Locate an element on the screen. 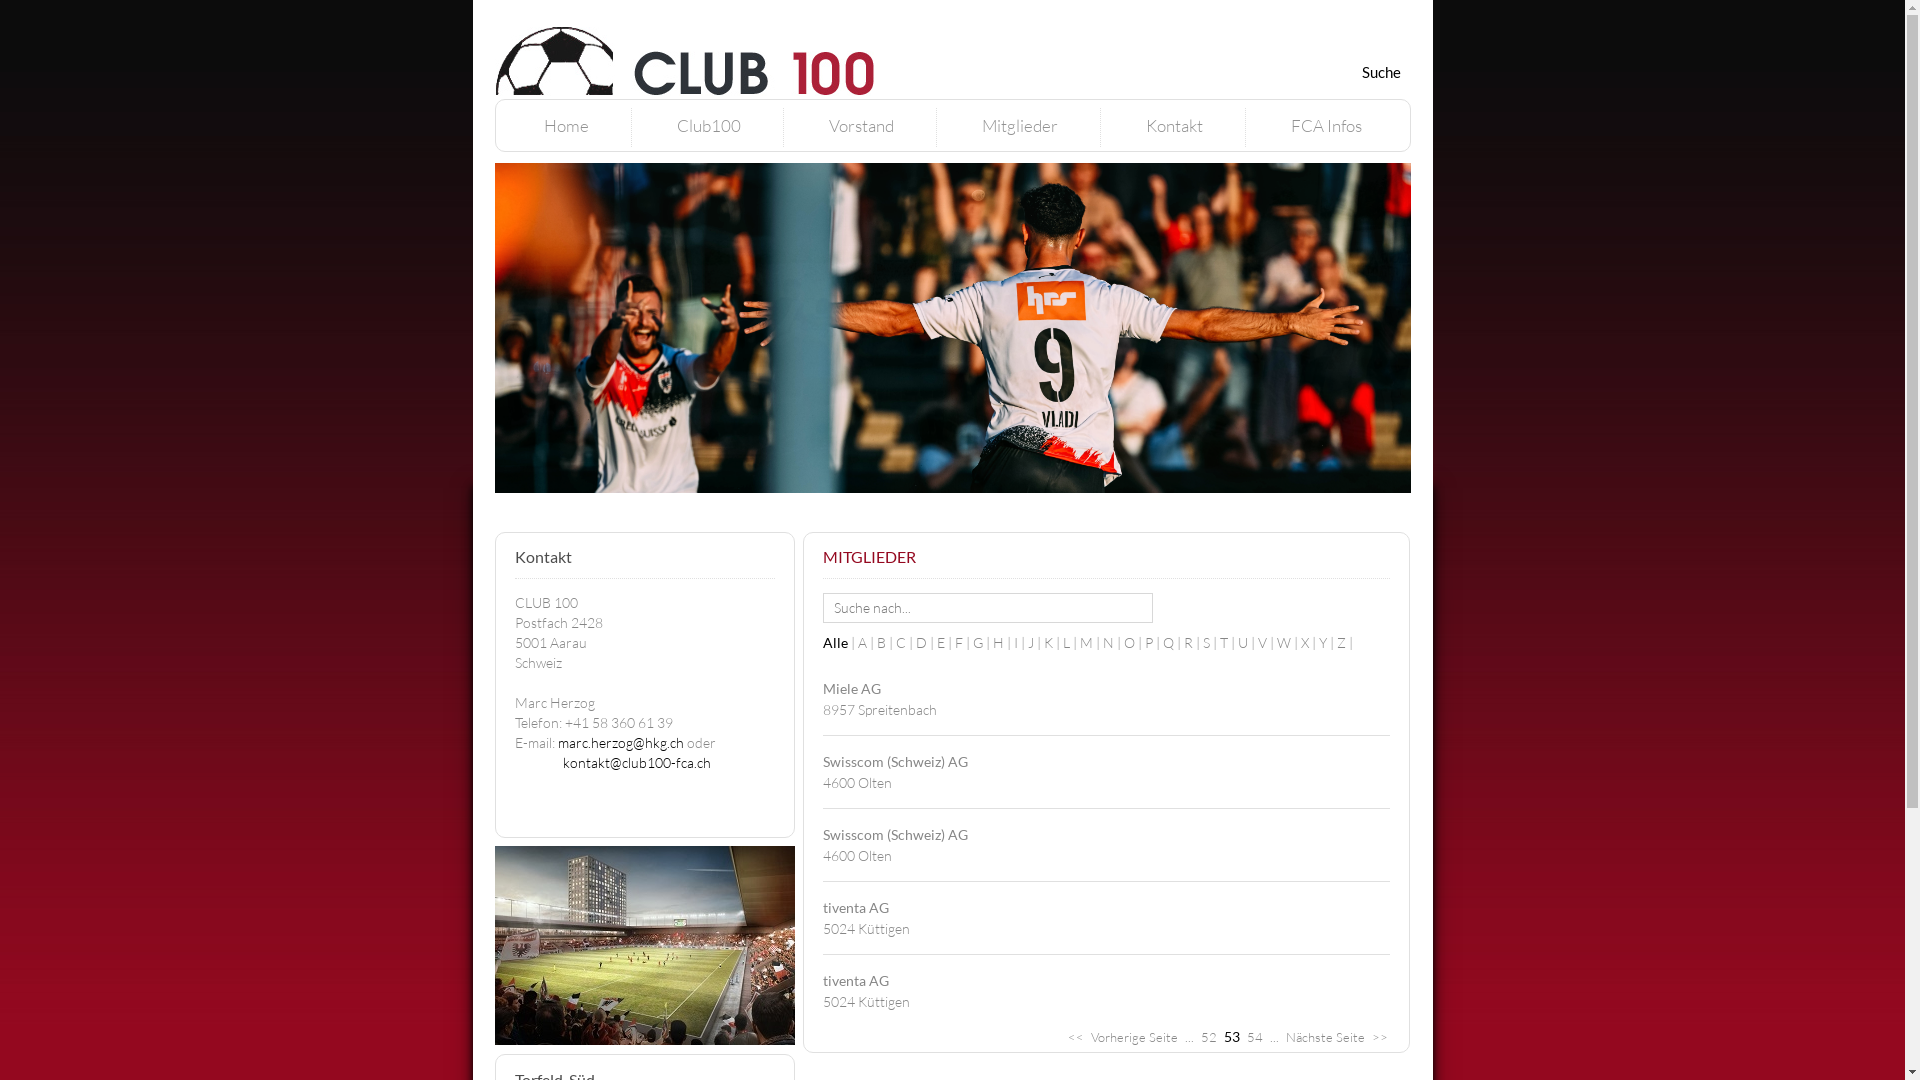 The height and width of the screenshot is (1080, 1920). 'G' is located at coordinates (982, 642).